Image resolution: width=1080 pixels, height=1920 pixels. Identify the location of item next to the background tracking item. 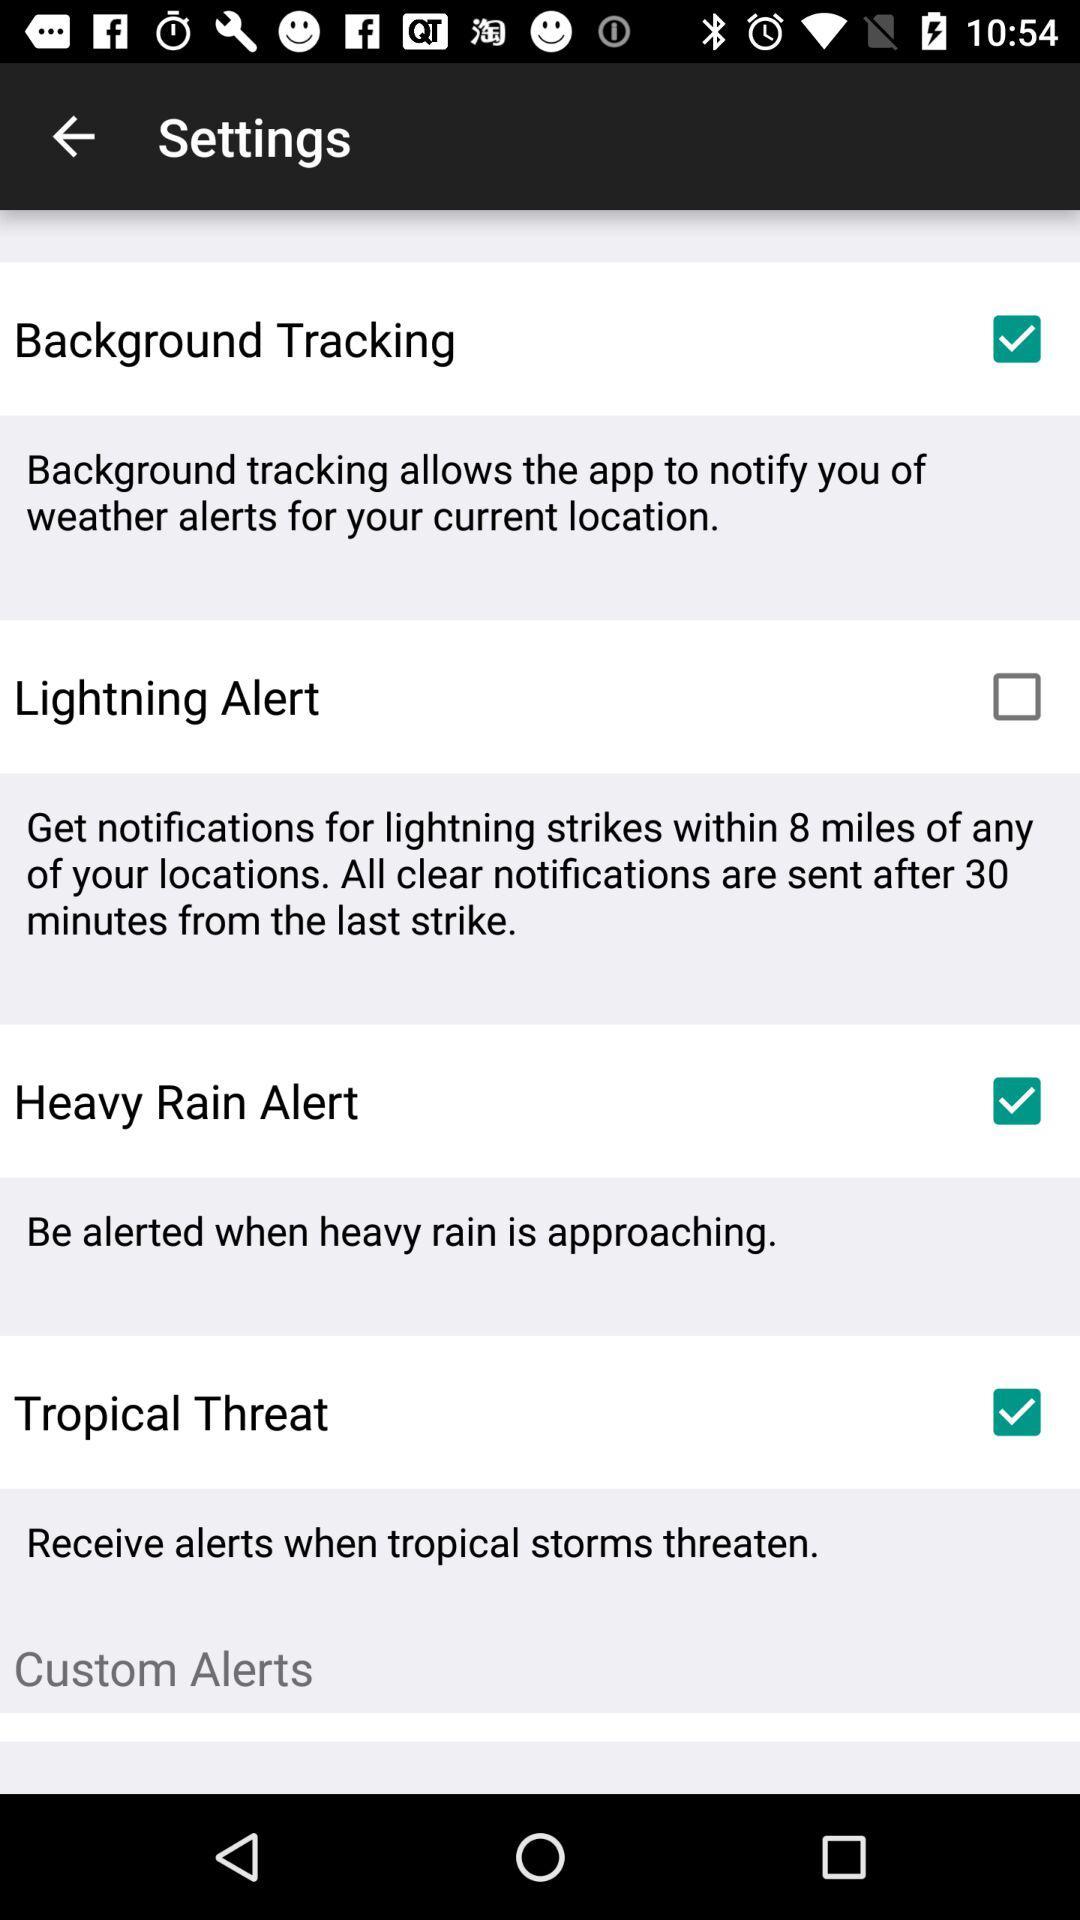
(1017, 339).